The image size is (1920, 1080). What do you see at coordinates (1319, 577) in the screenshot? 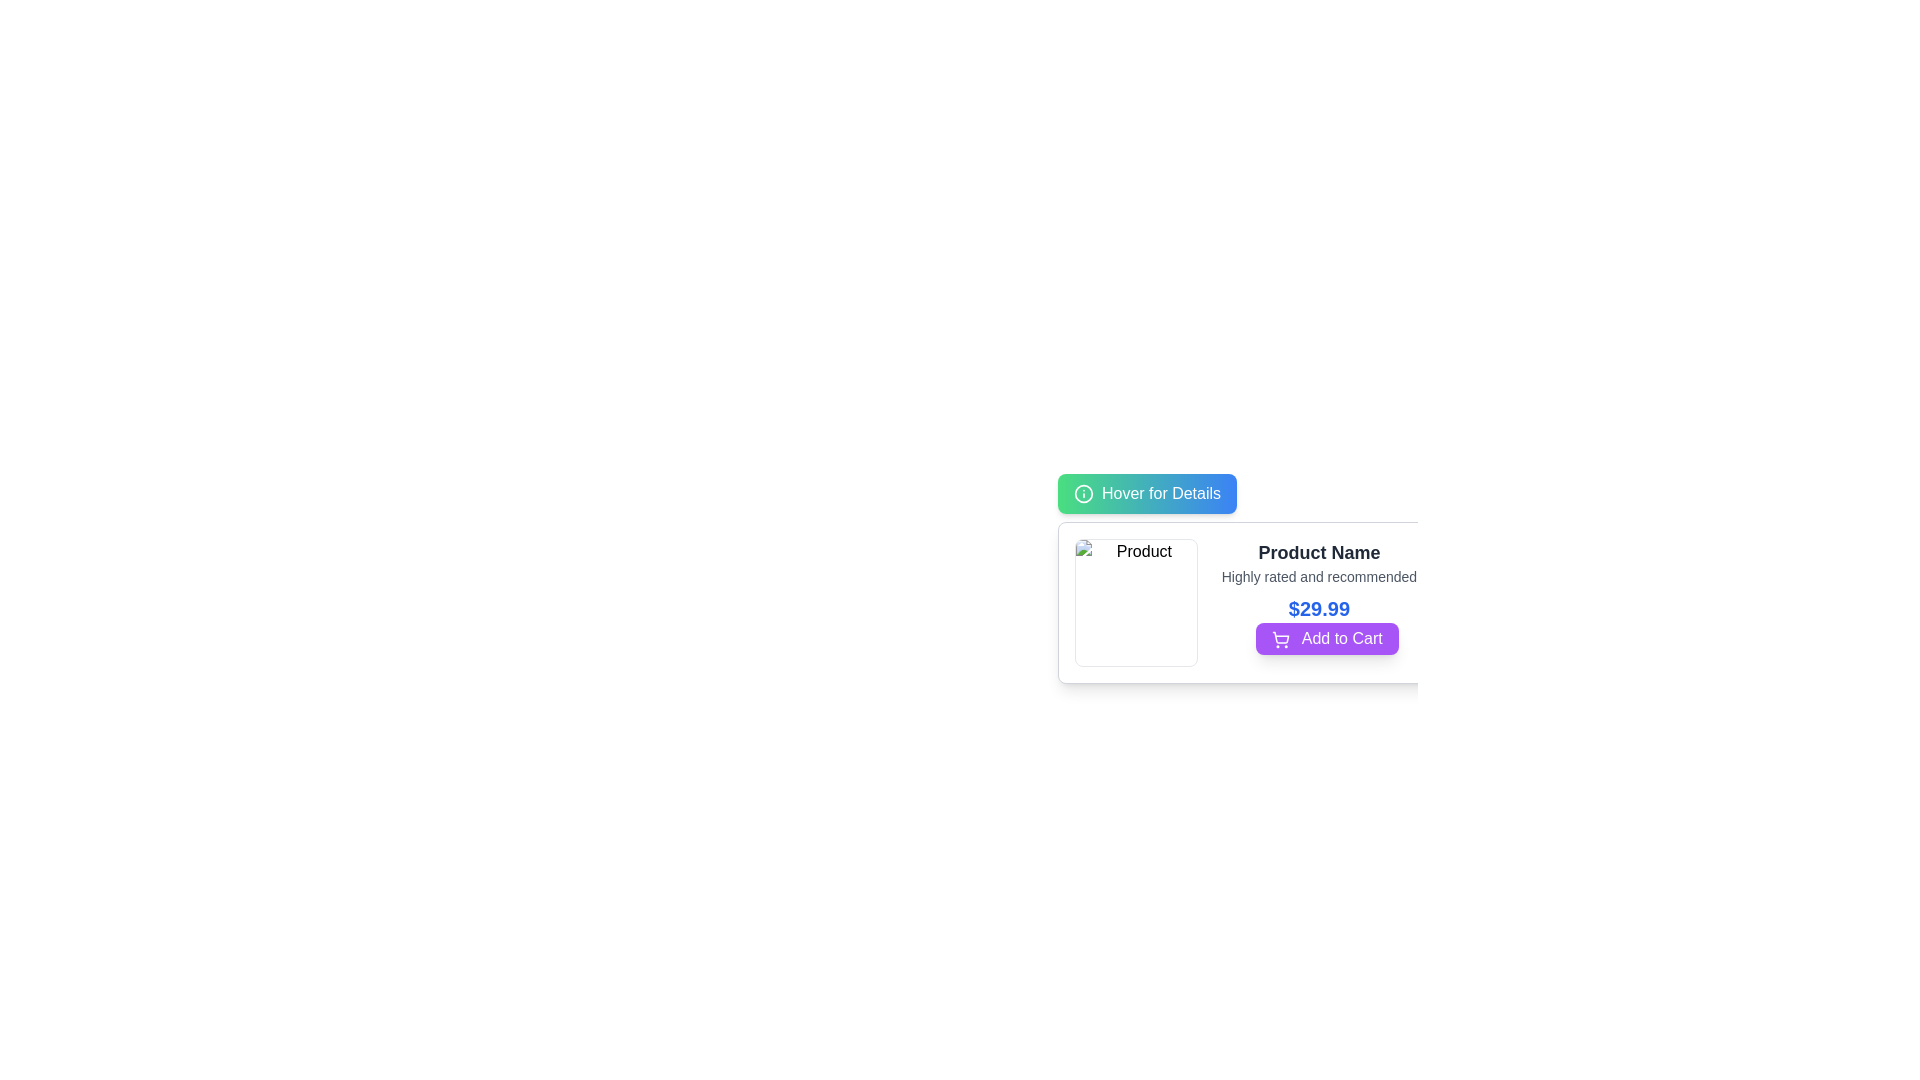
I see `the text label located underneath the 'Product Name' and above the price '$29.99', which provides additional descriptive information about the product's quality and recommendation level` at bounding box center [1319, 577].